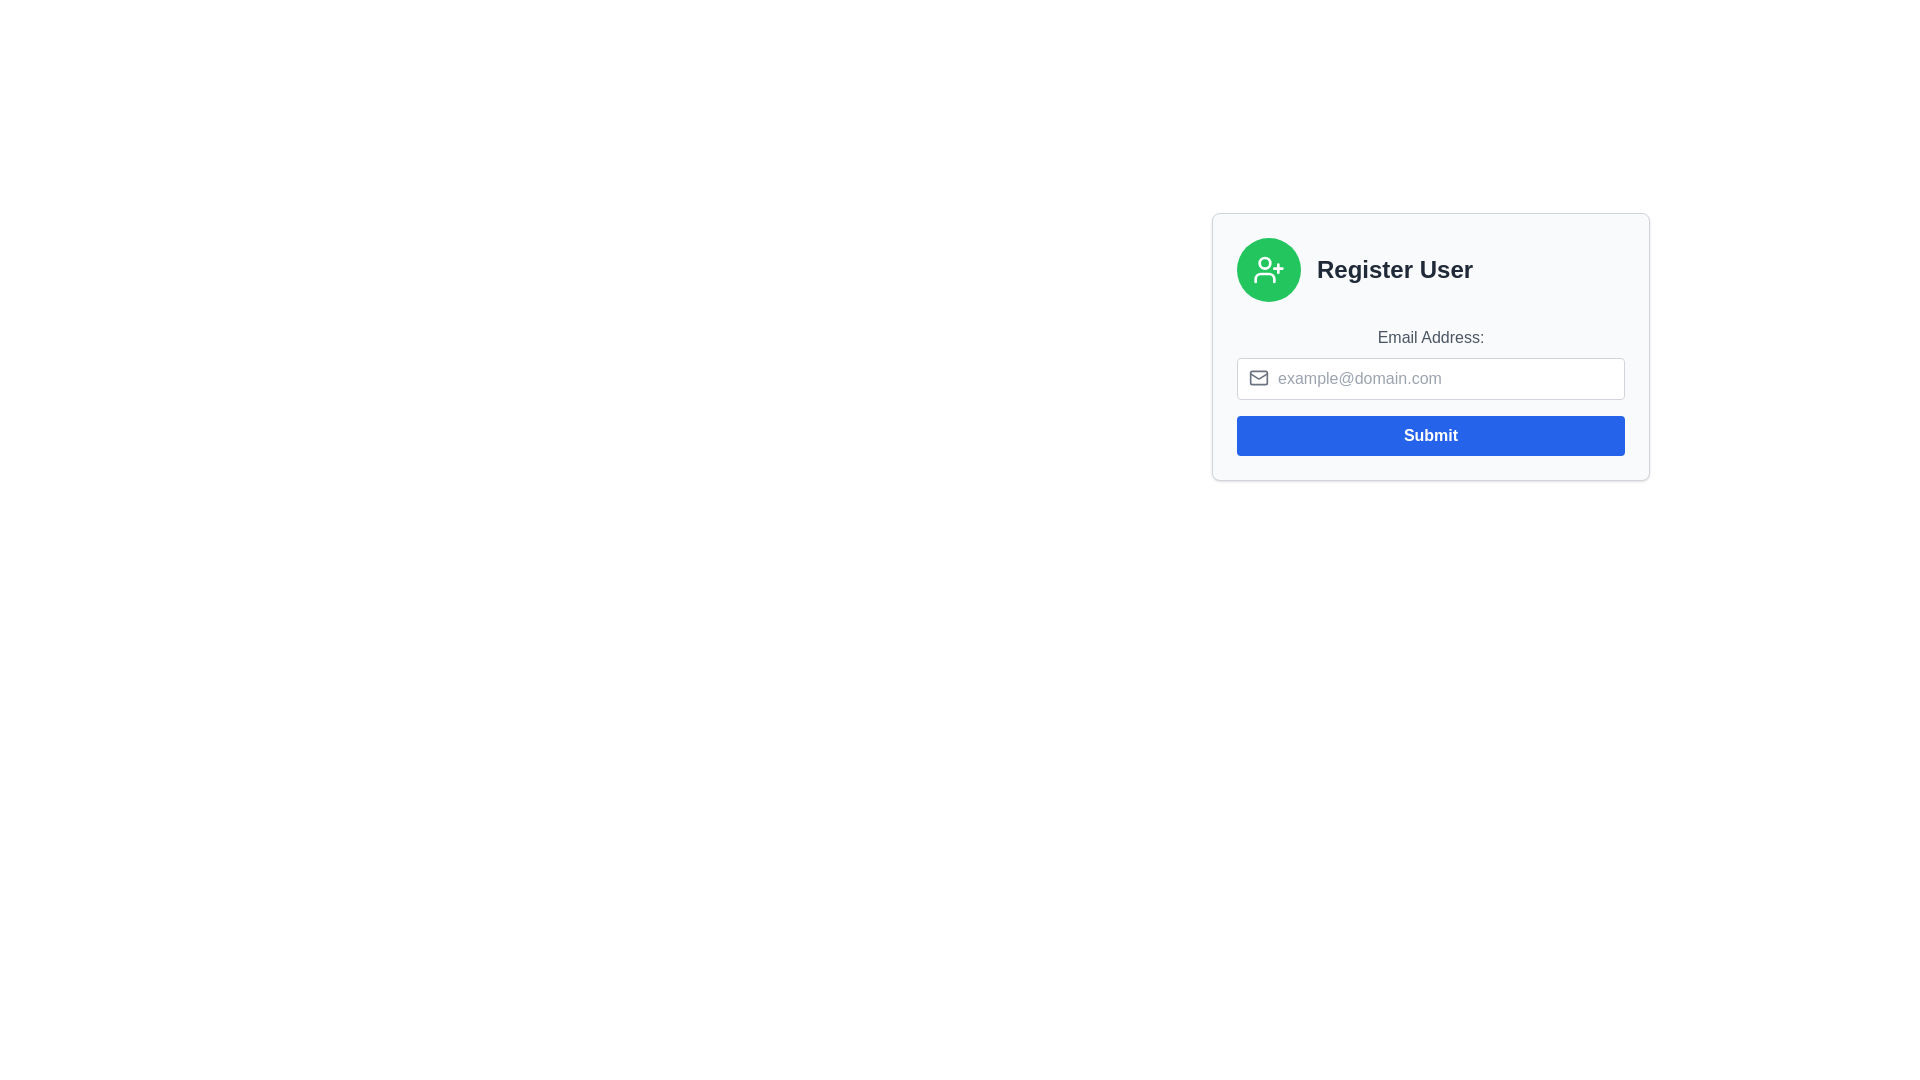  What do you see at coordinates (1267, 270) in the screenshot?
I see `the user registration icon located to the left of the 'Register User' text` at bounding box center [1267, 270].